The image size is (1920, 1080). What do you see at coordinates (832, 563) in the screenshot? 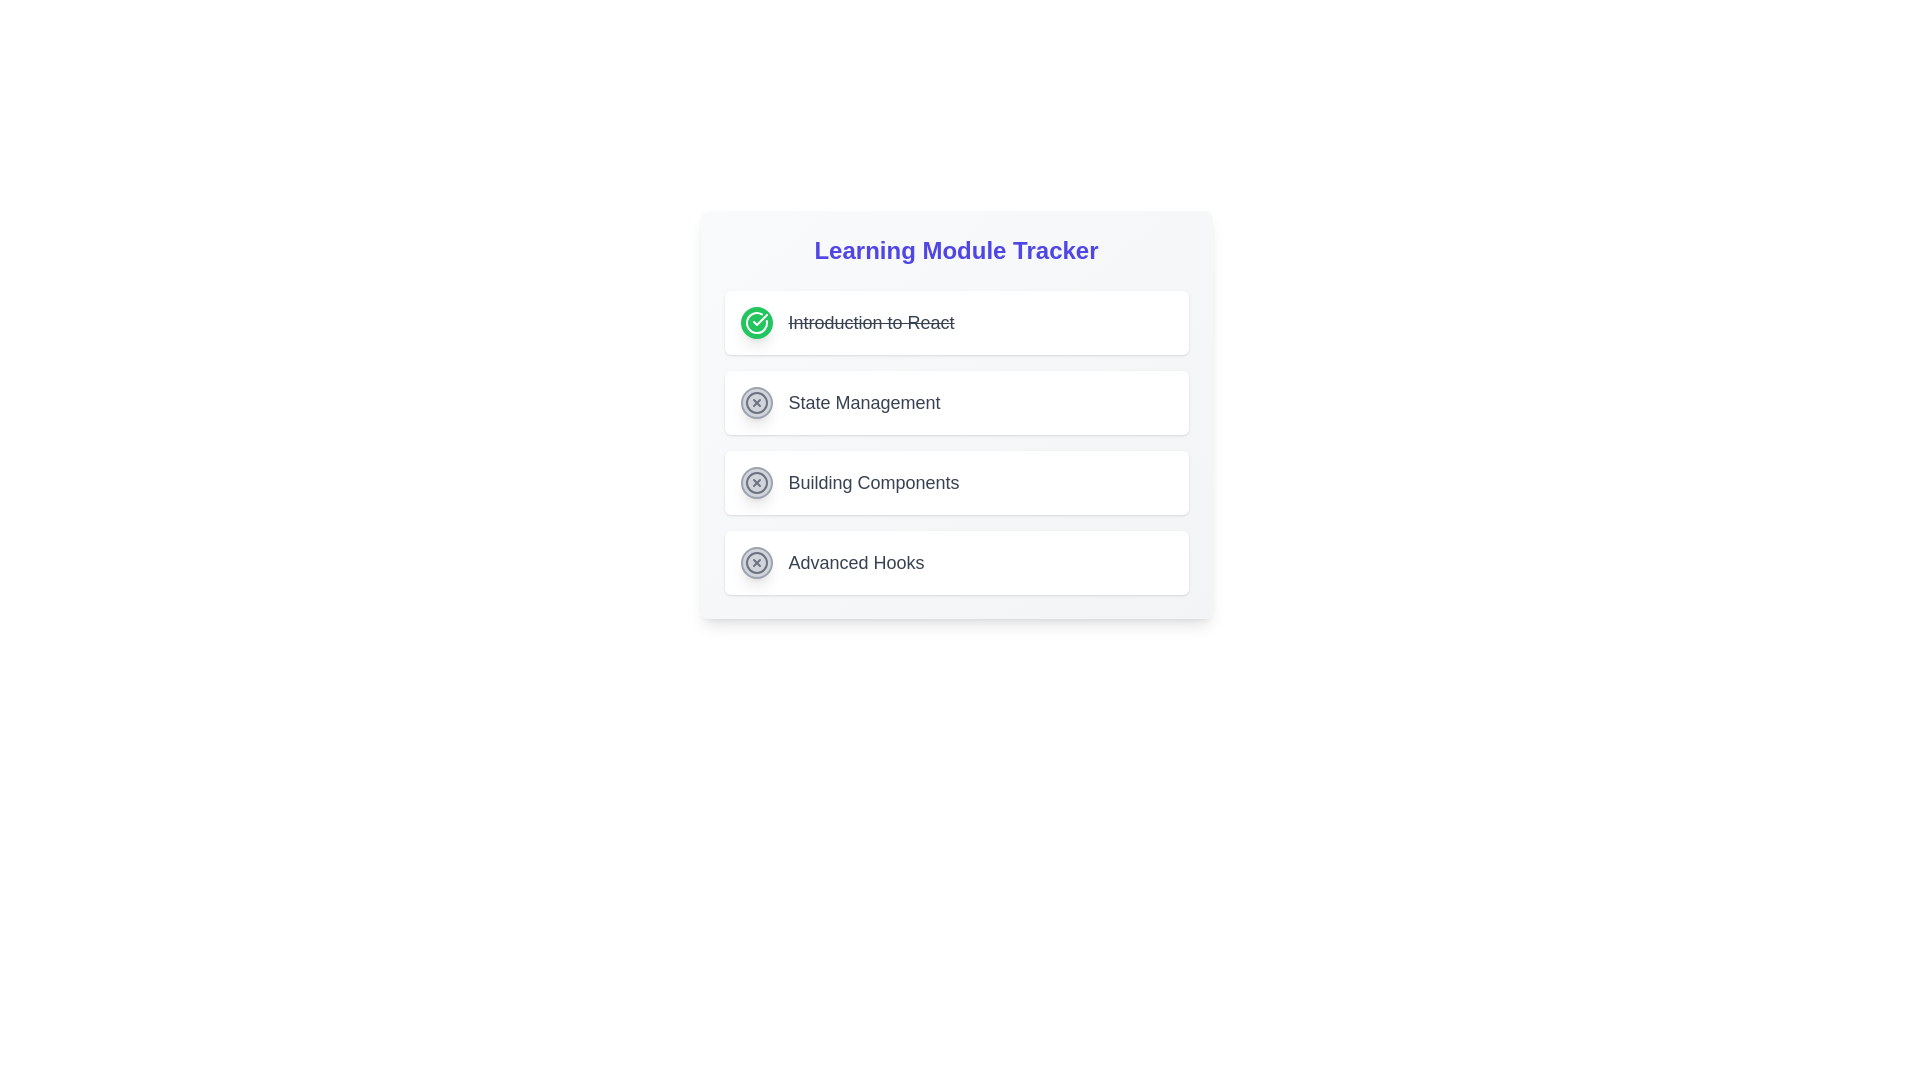
I see `the circular icon of the 'Advanced Hooks' module in the Learning Module Tracker` at bounding box center [832, 563].